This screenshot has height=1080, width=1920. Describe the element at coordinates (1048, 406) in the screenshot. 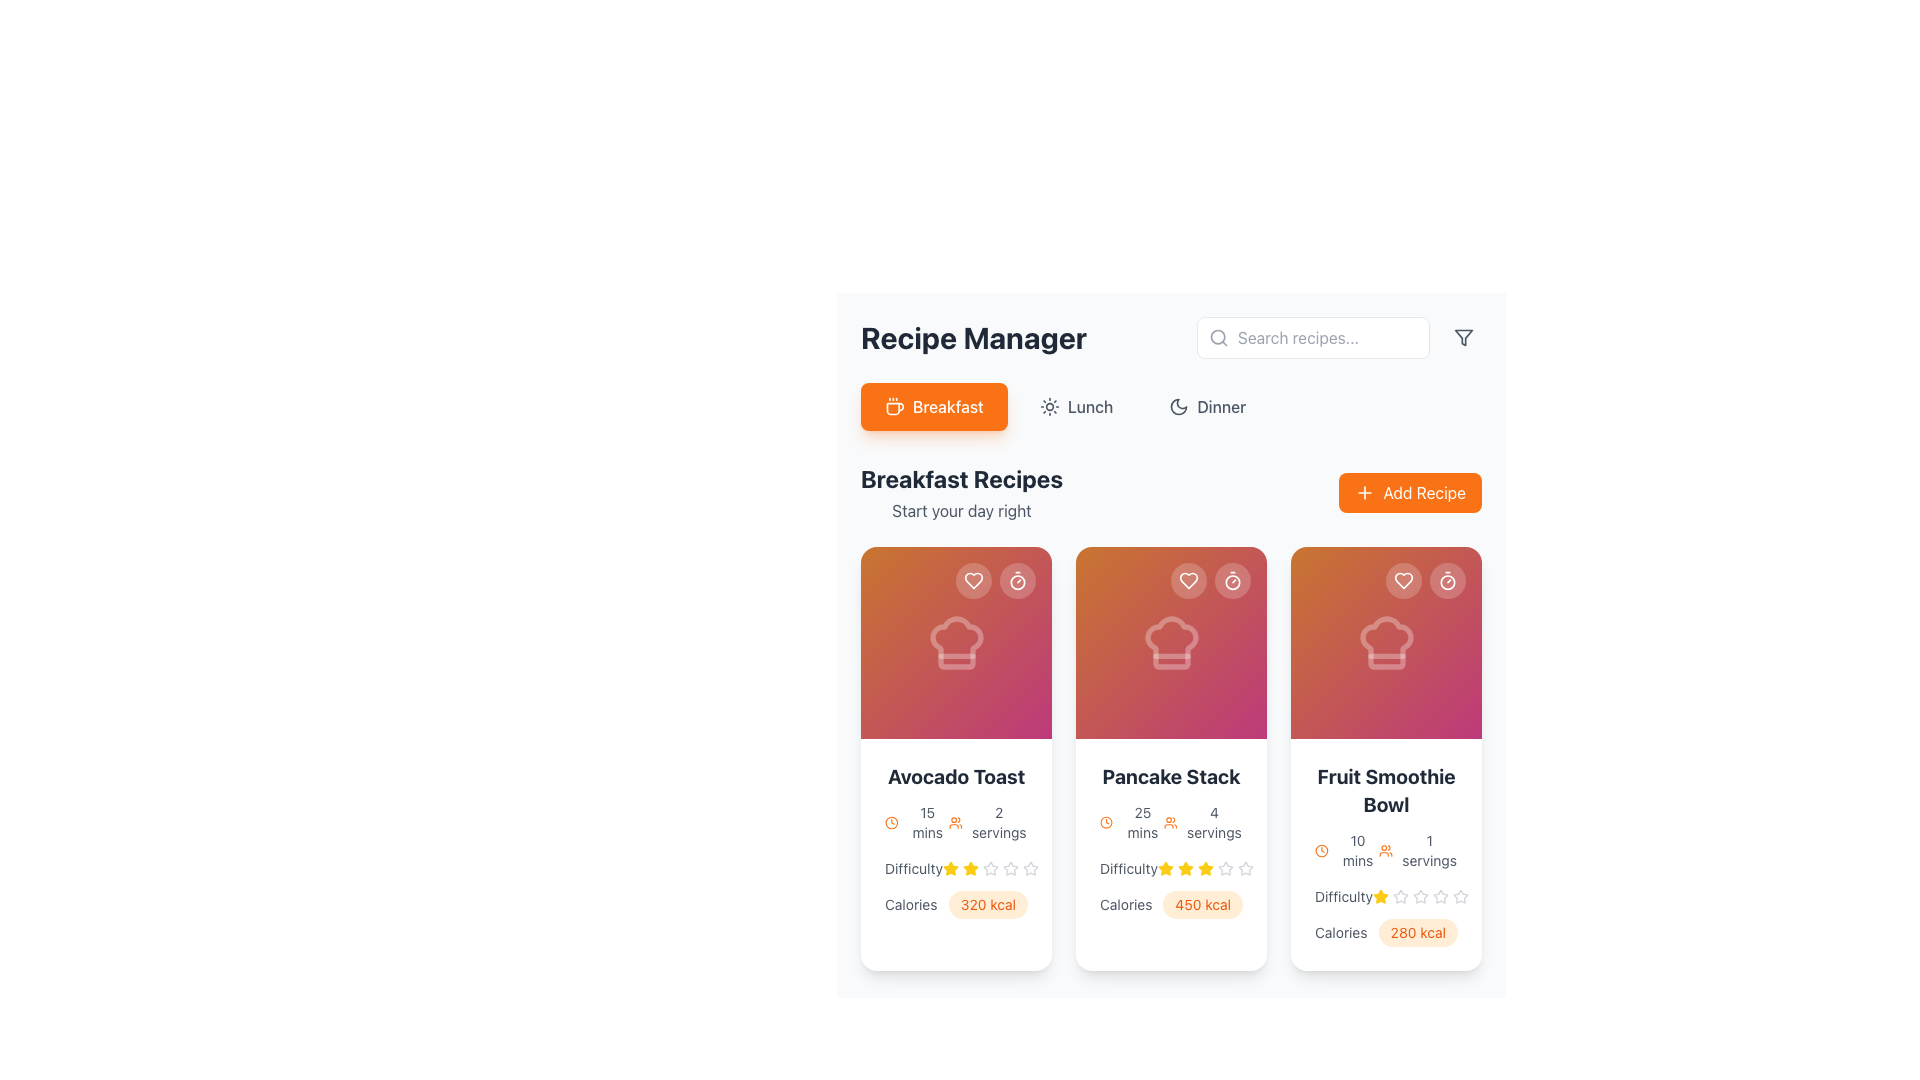

I see `the icon representing the lunch category located in the toolbar section to the right of the text 'Lunch'` at that location.